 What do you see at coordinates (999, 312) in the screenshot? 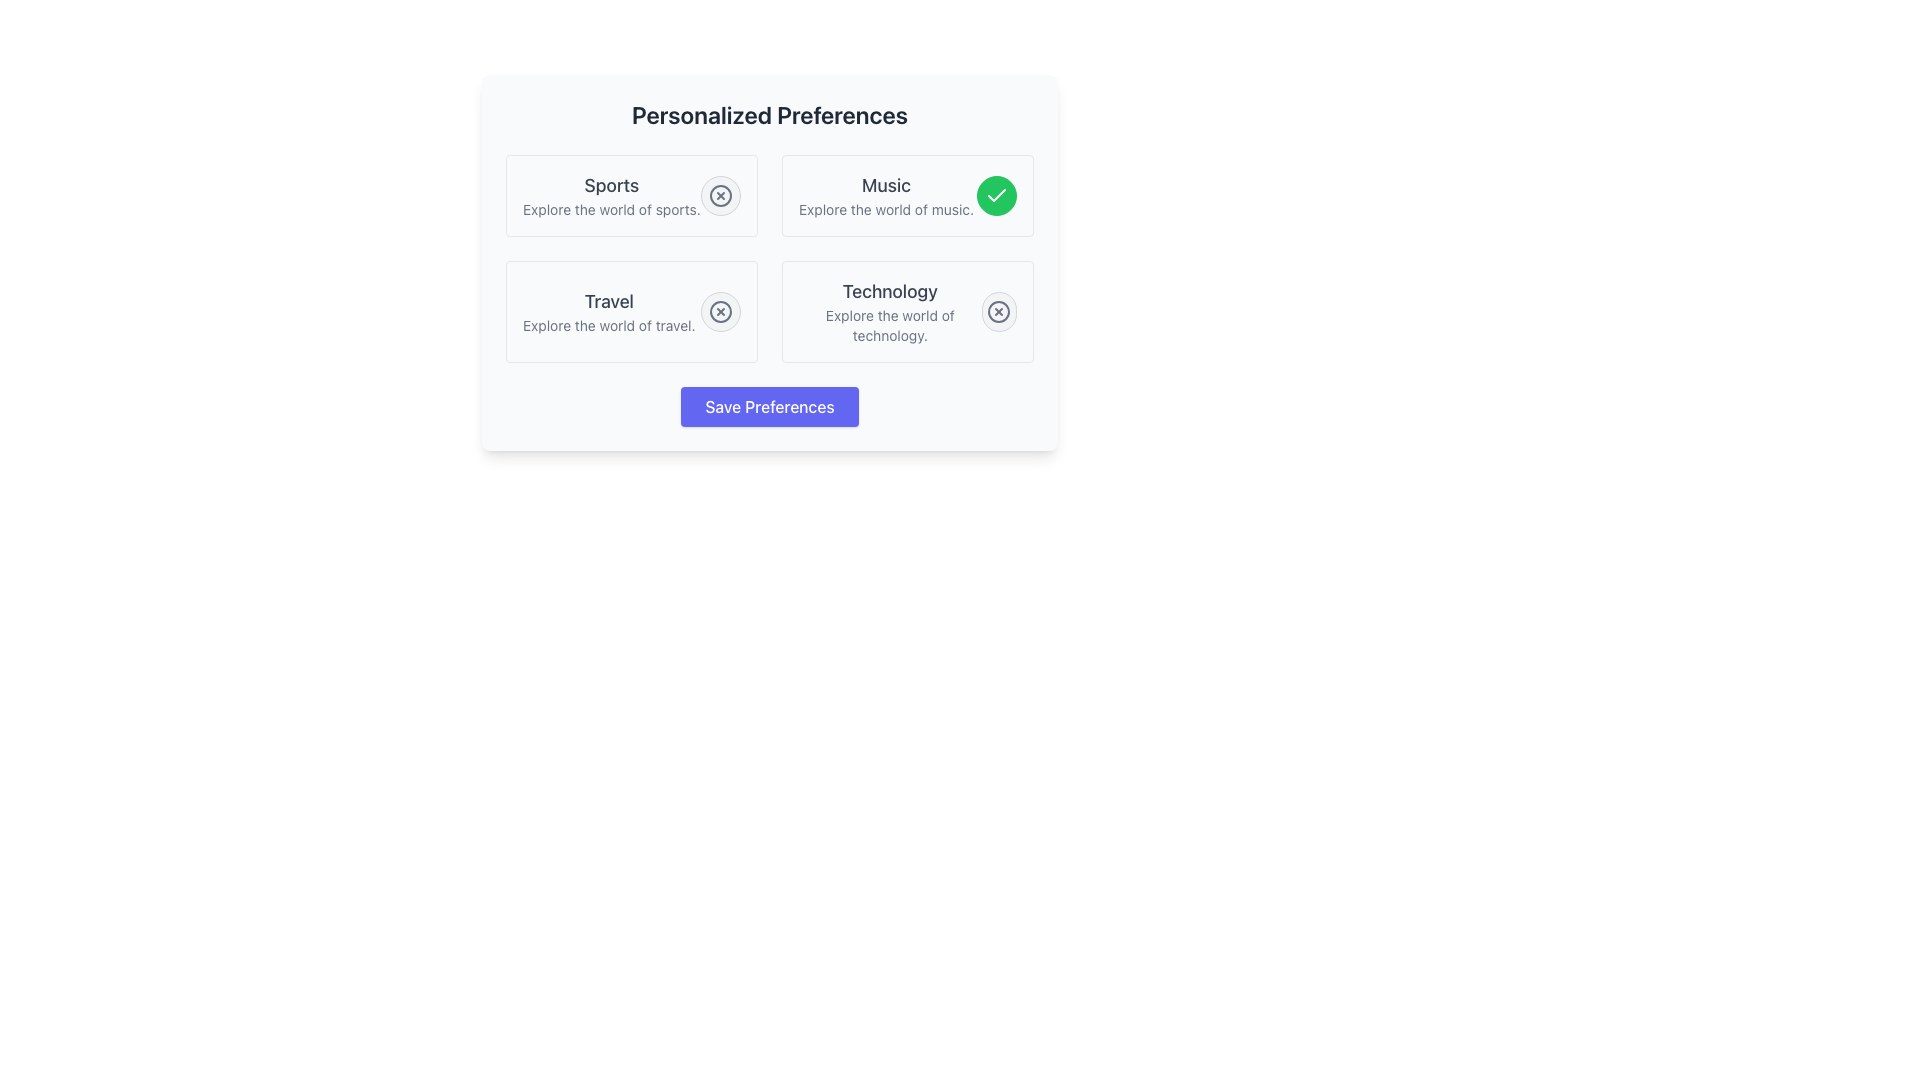
I see `the small circular button with a white background and gray 'x' icon located in the lower right corner of the 'Technology' preference card` at bounding box center [999, 312].